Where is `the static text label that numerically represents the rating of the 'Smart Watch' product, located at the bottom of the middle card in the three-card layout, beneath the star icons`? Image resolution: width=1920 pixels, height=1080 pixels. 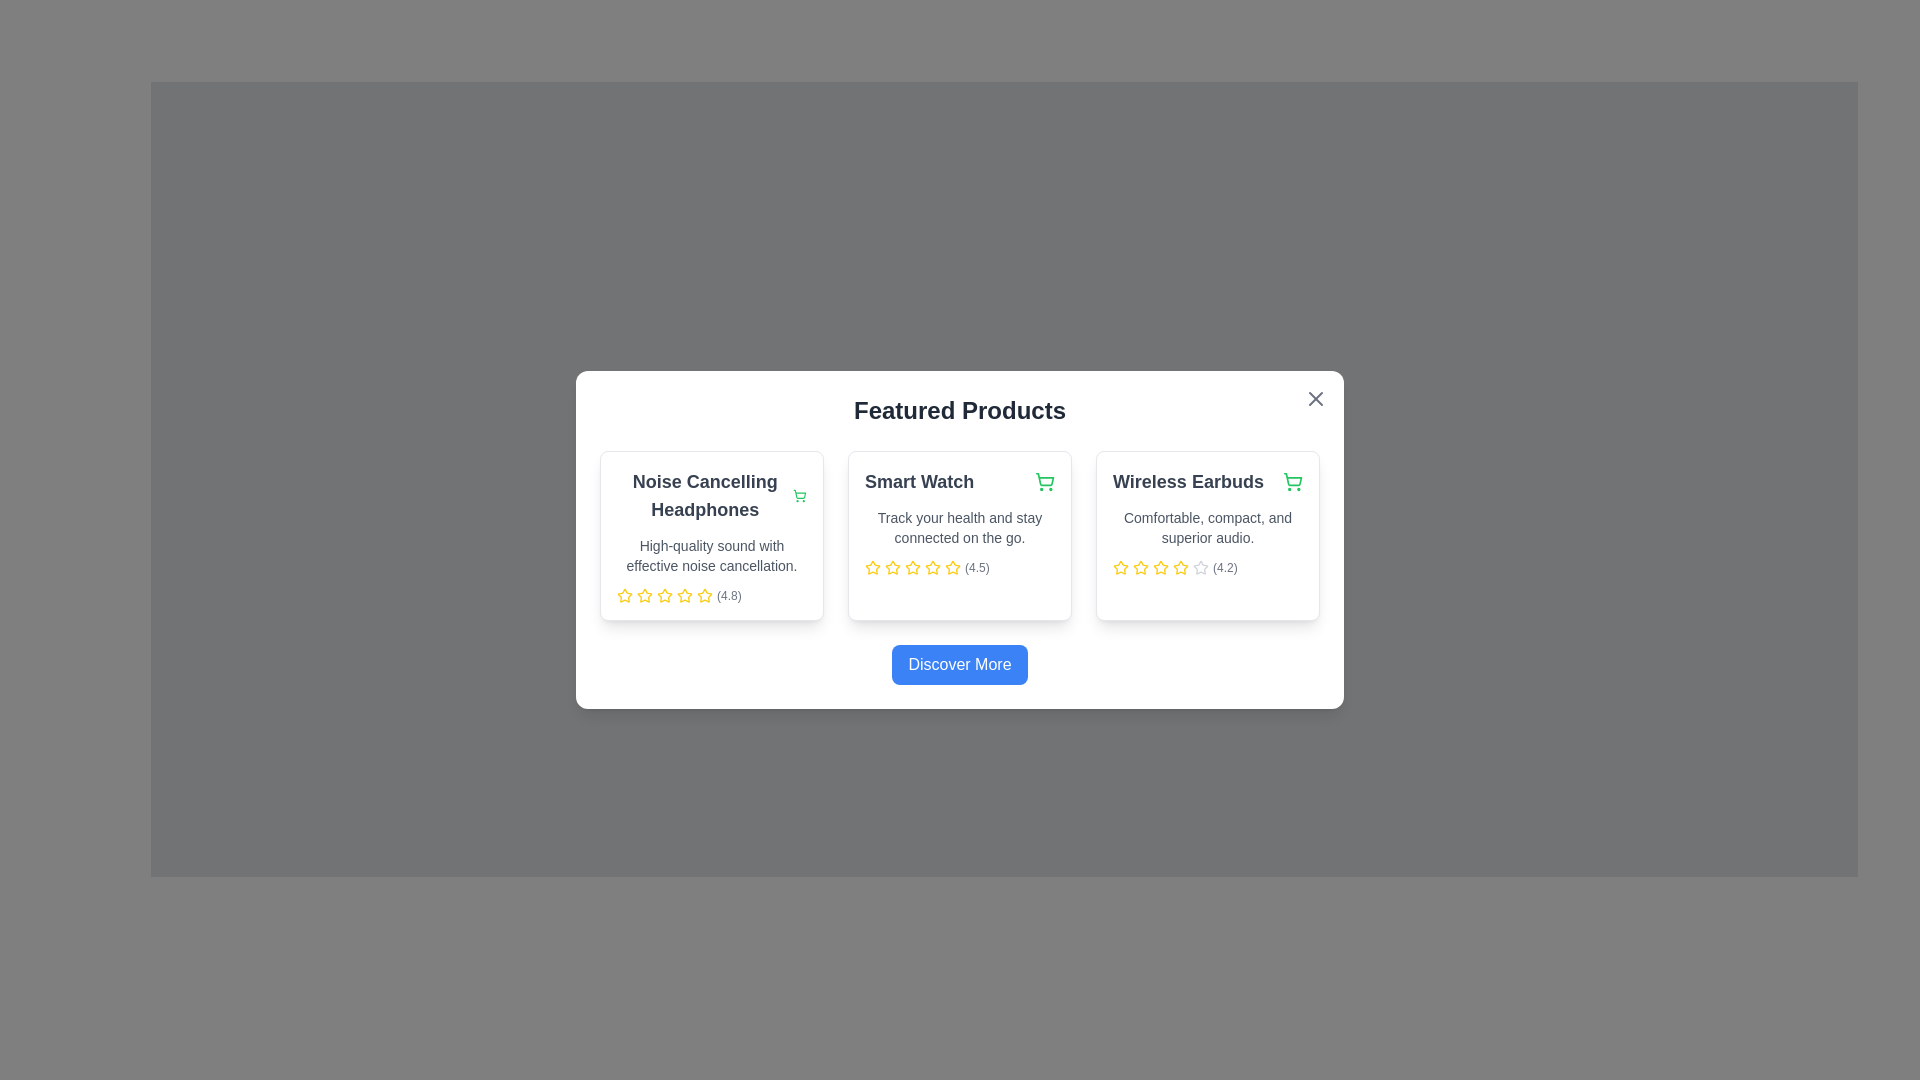 the static text label that numerically represents the rating of the 'Smart Watch' product, located at the bottom of the middle card in the three-card layout, beneath the star icons is located at coordinates (977, 567).